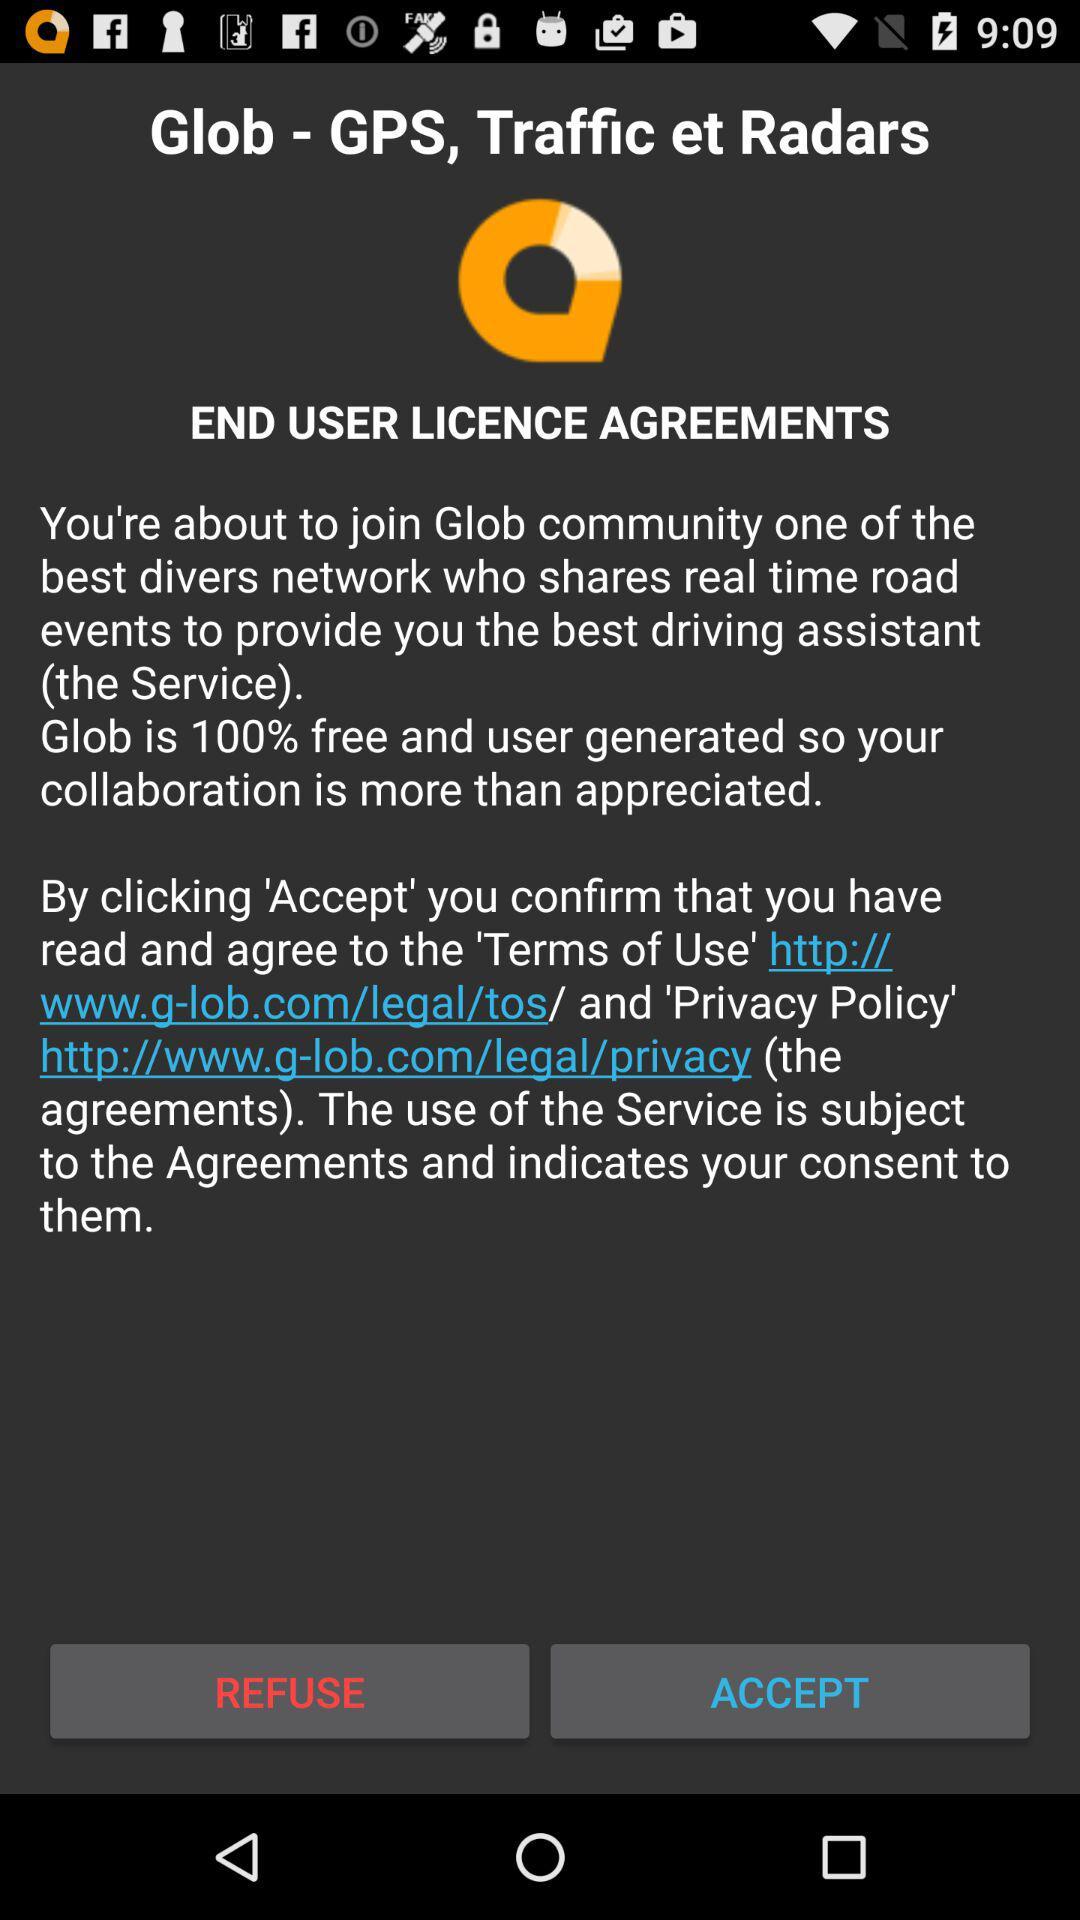  Describe the element at coordinates (540, 867) in the screenshot. I see `the you re about` at that location.